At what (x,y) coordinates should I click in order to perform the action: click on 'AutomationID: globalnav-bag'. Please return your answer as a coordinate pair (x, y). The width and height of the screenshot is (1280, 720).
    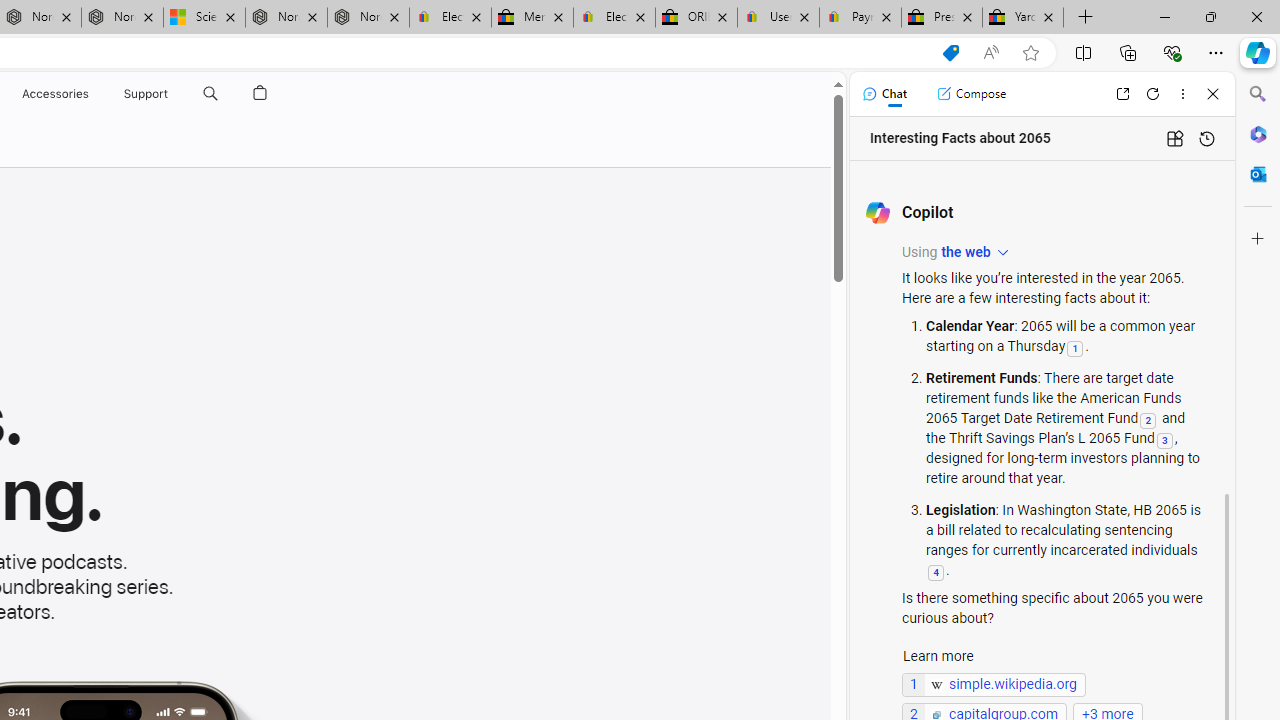
    Looking at the image, I should click on (259, 93).